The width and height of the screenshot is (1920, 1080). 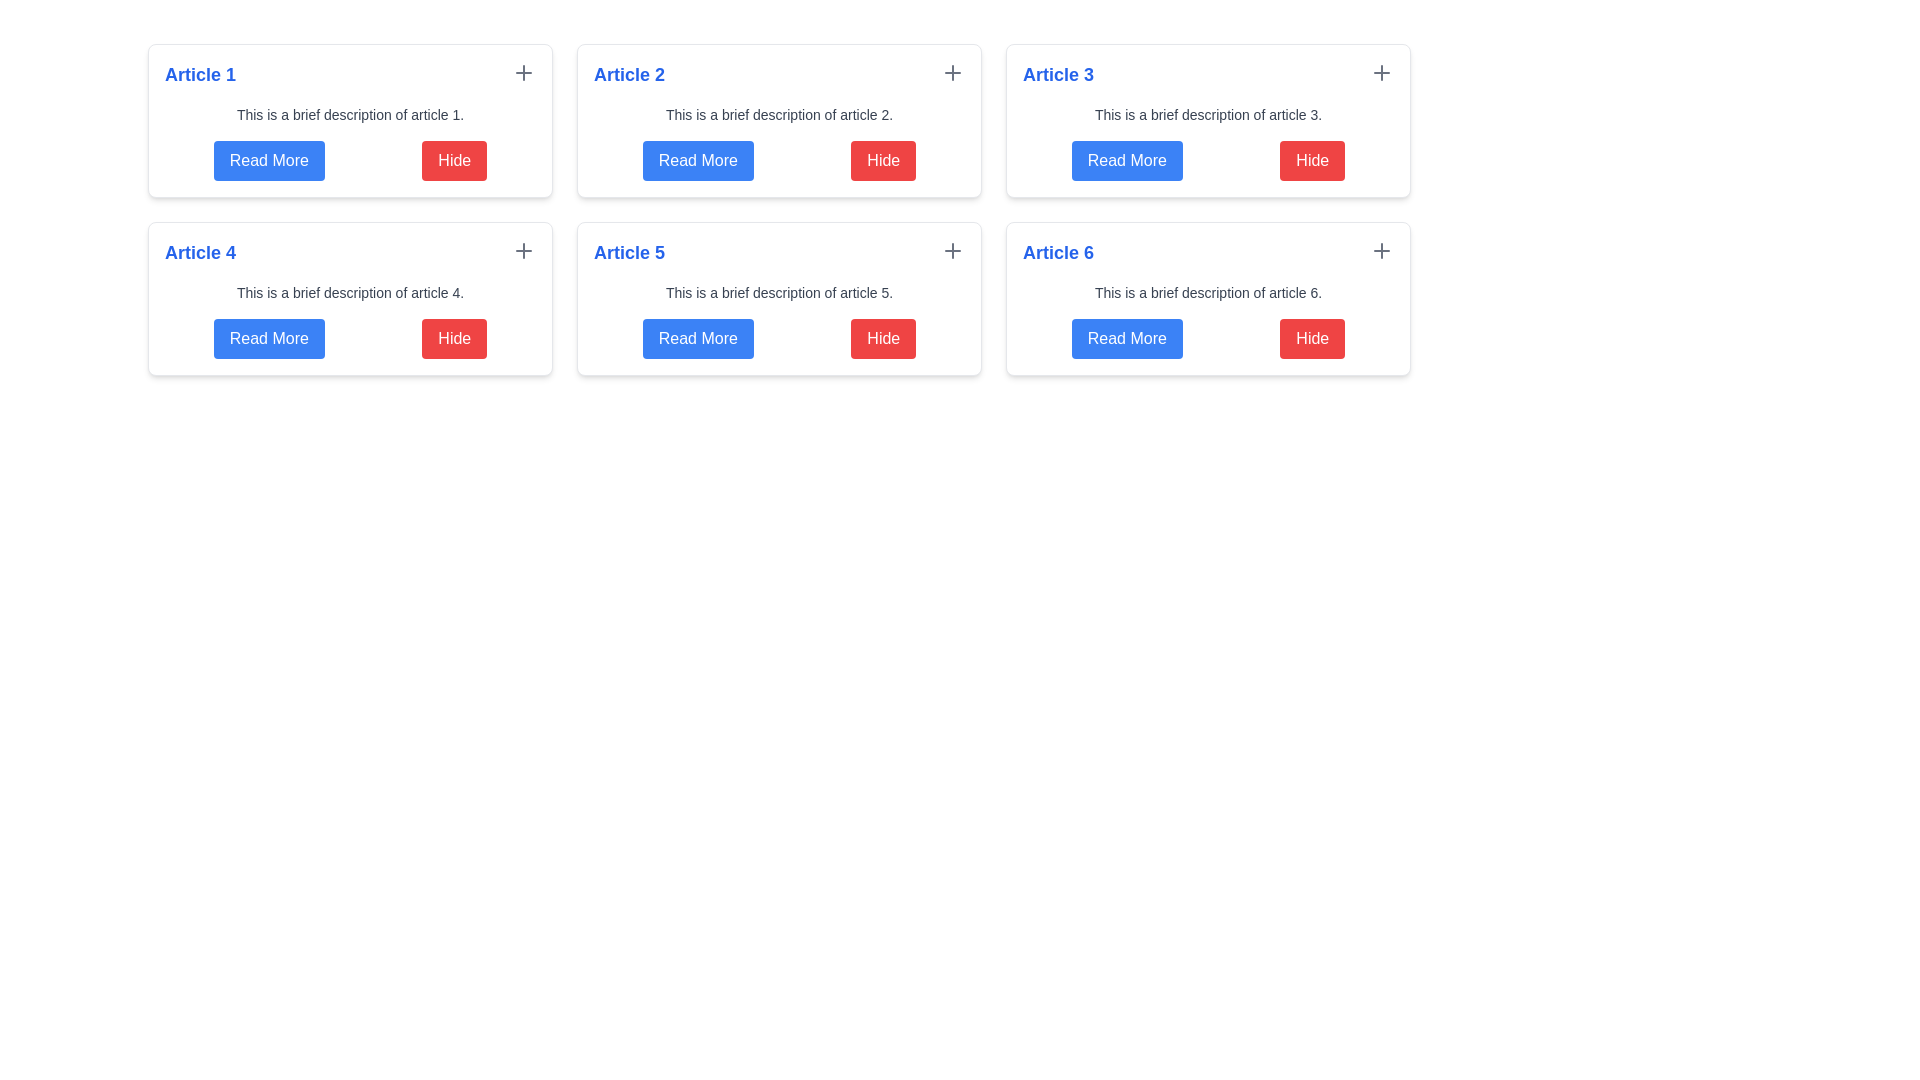 I want to click on the 'add' or 'expand' button located in the top-right corner of the 'Article 4' card, adjacent to the headline 'Article 4', so click(x=523, y=249).